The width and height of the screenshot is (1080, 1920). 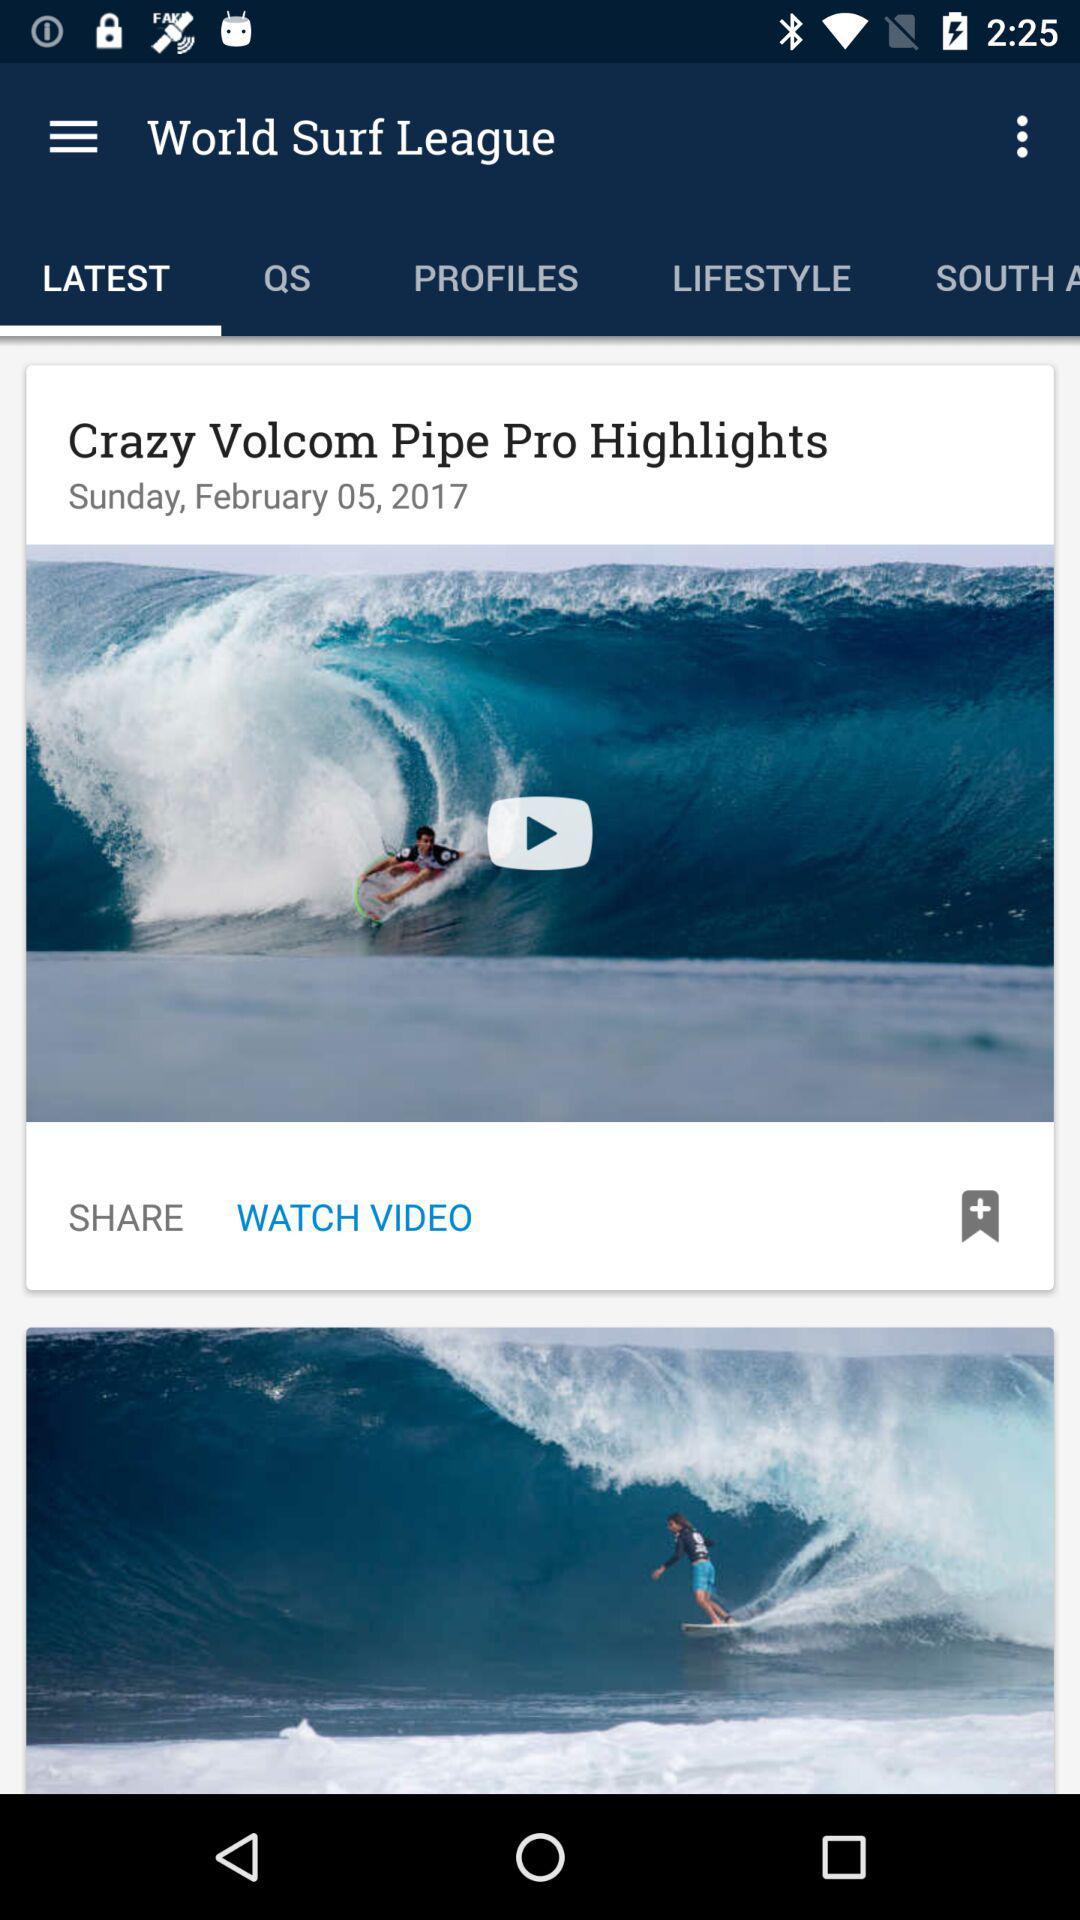 What do you see at coordinates (499, 272) in the screenshot?
I see `icon to the left of the lifestyle icon` at bounding box center [499, 272].